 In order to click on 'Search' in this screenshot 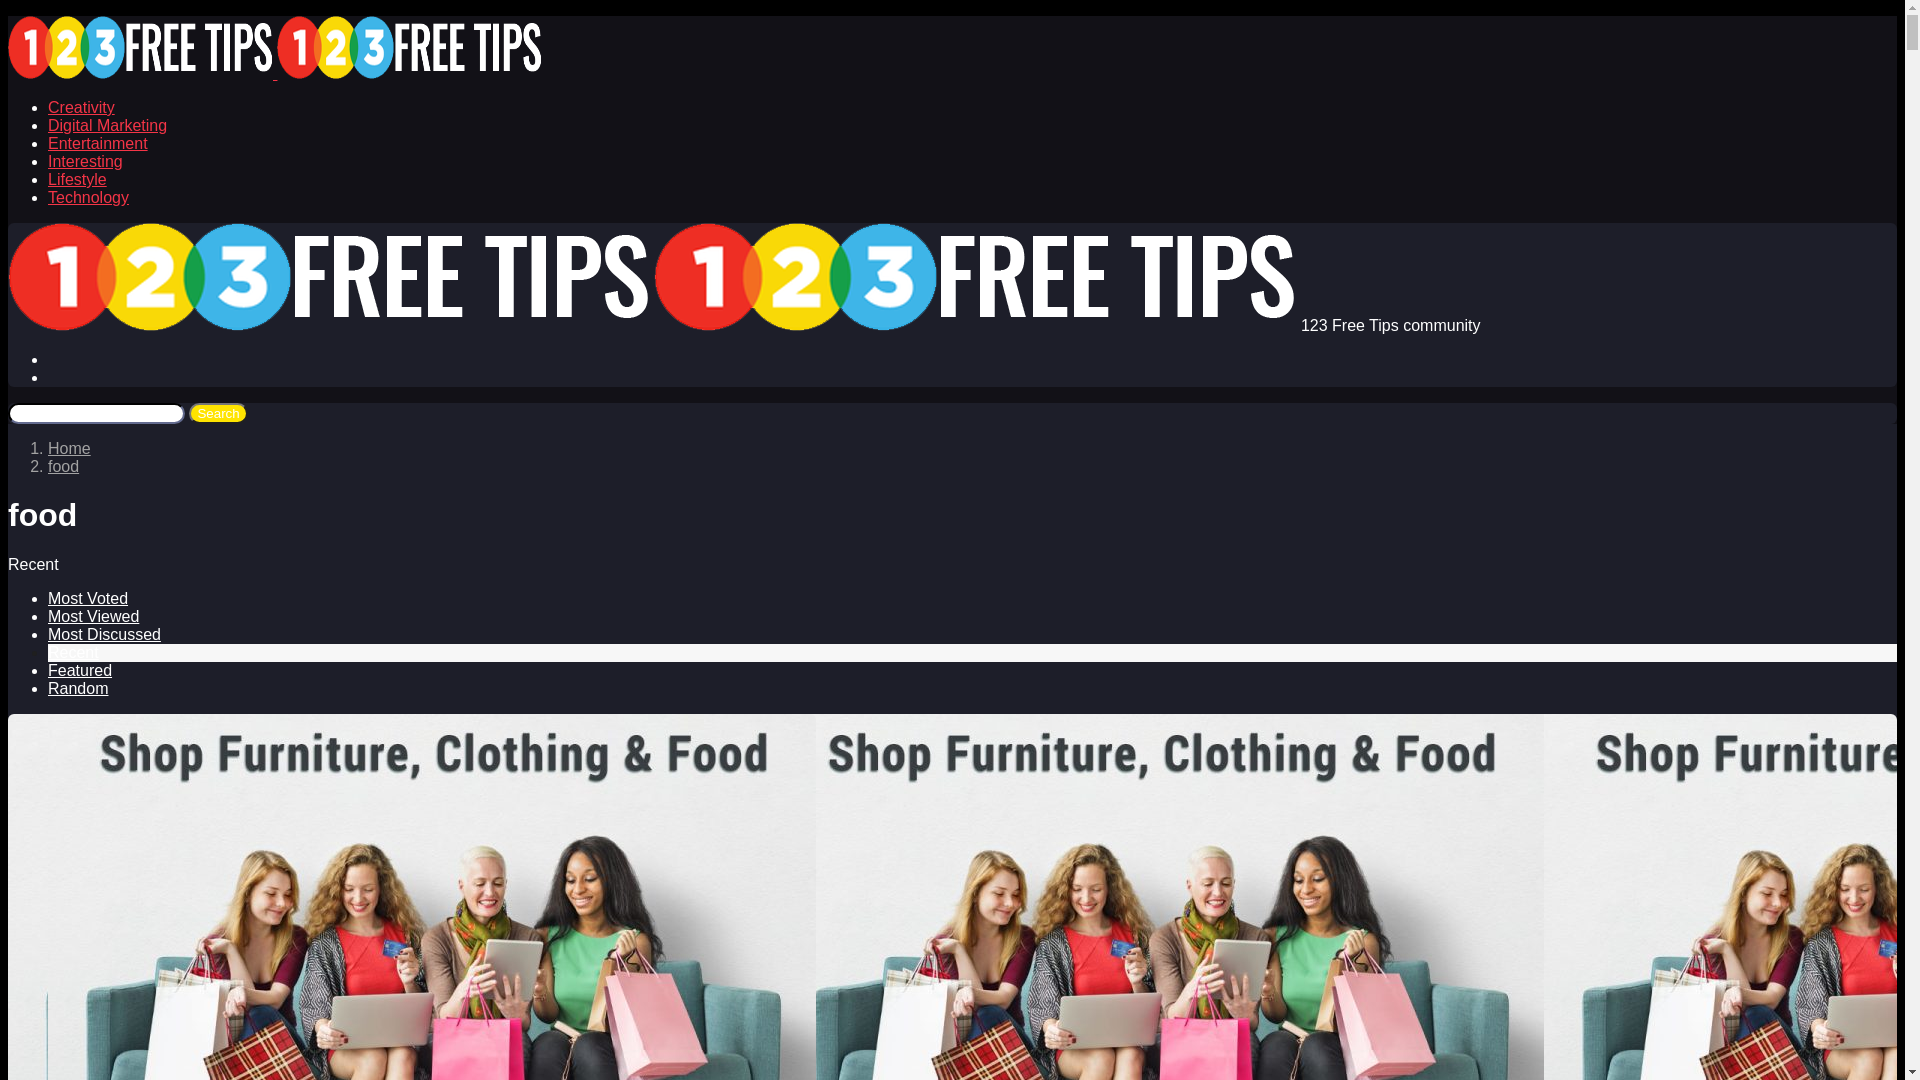, I will do `click(217, 412)`.